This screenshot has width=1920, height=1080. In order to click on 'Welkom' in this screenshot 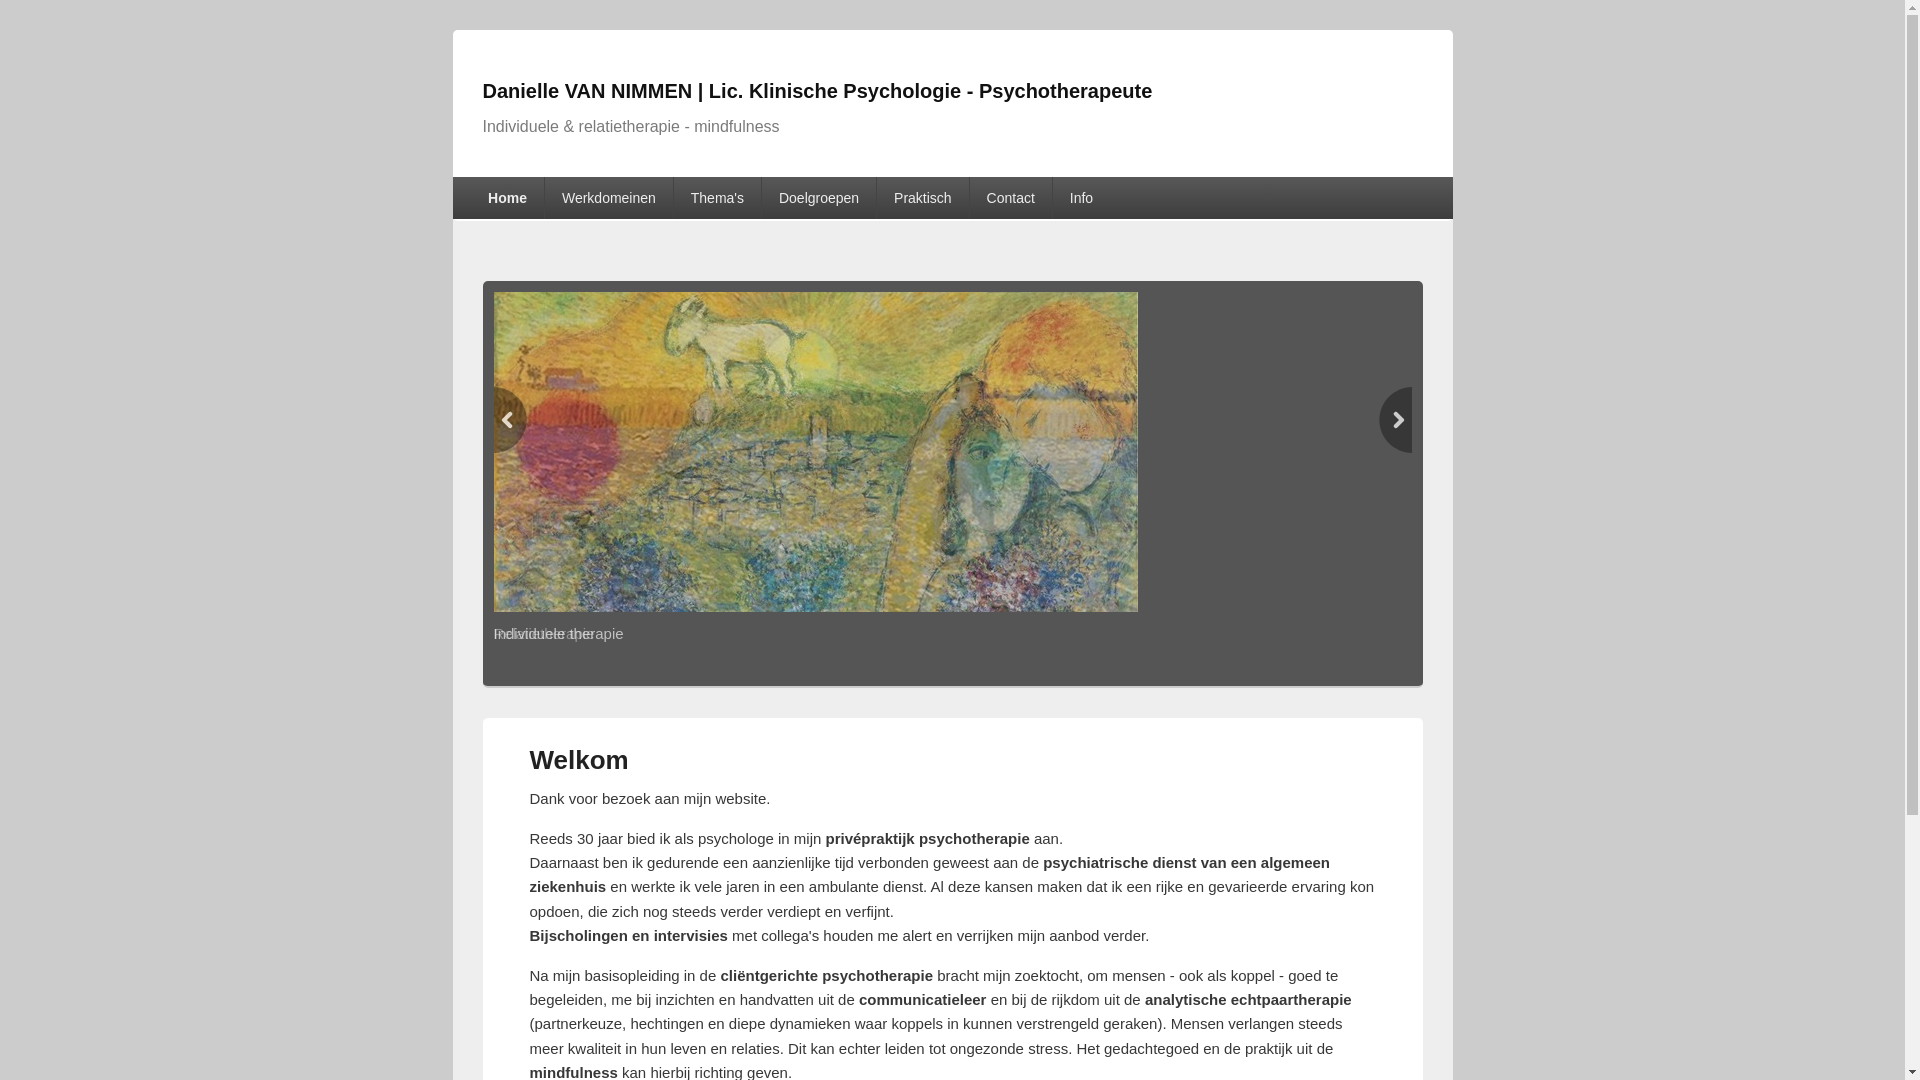, I will do `click(529, 759)`.